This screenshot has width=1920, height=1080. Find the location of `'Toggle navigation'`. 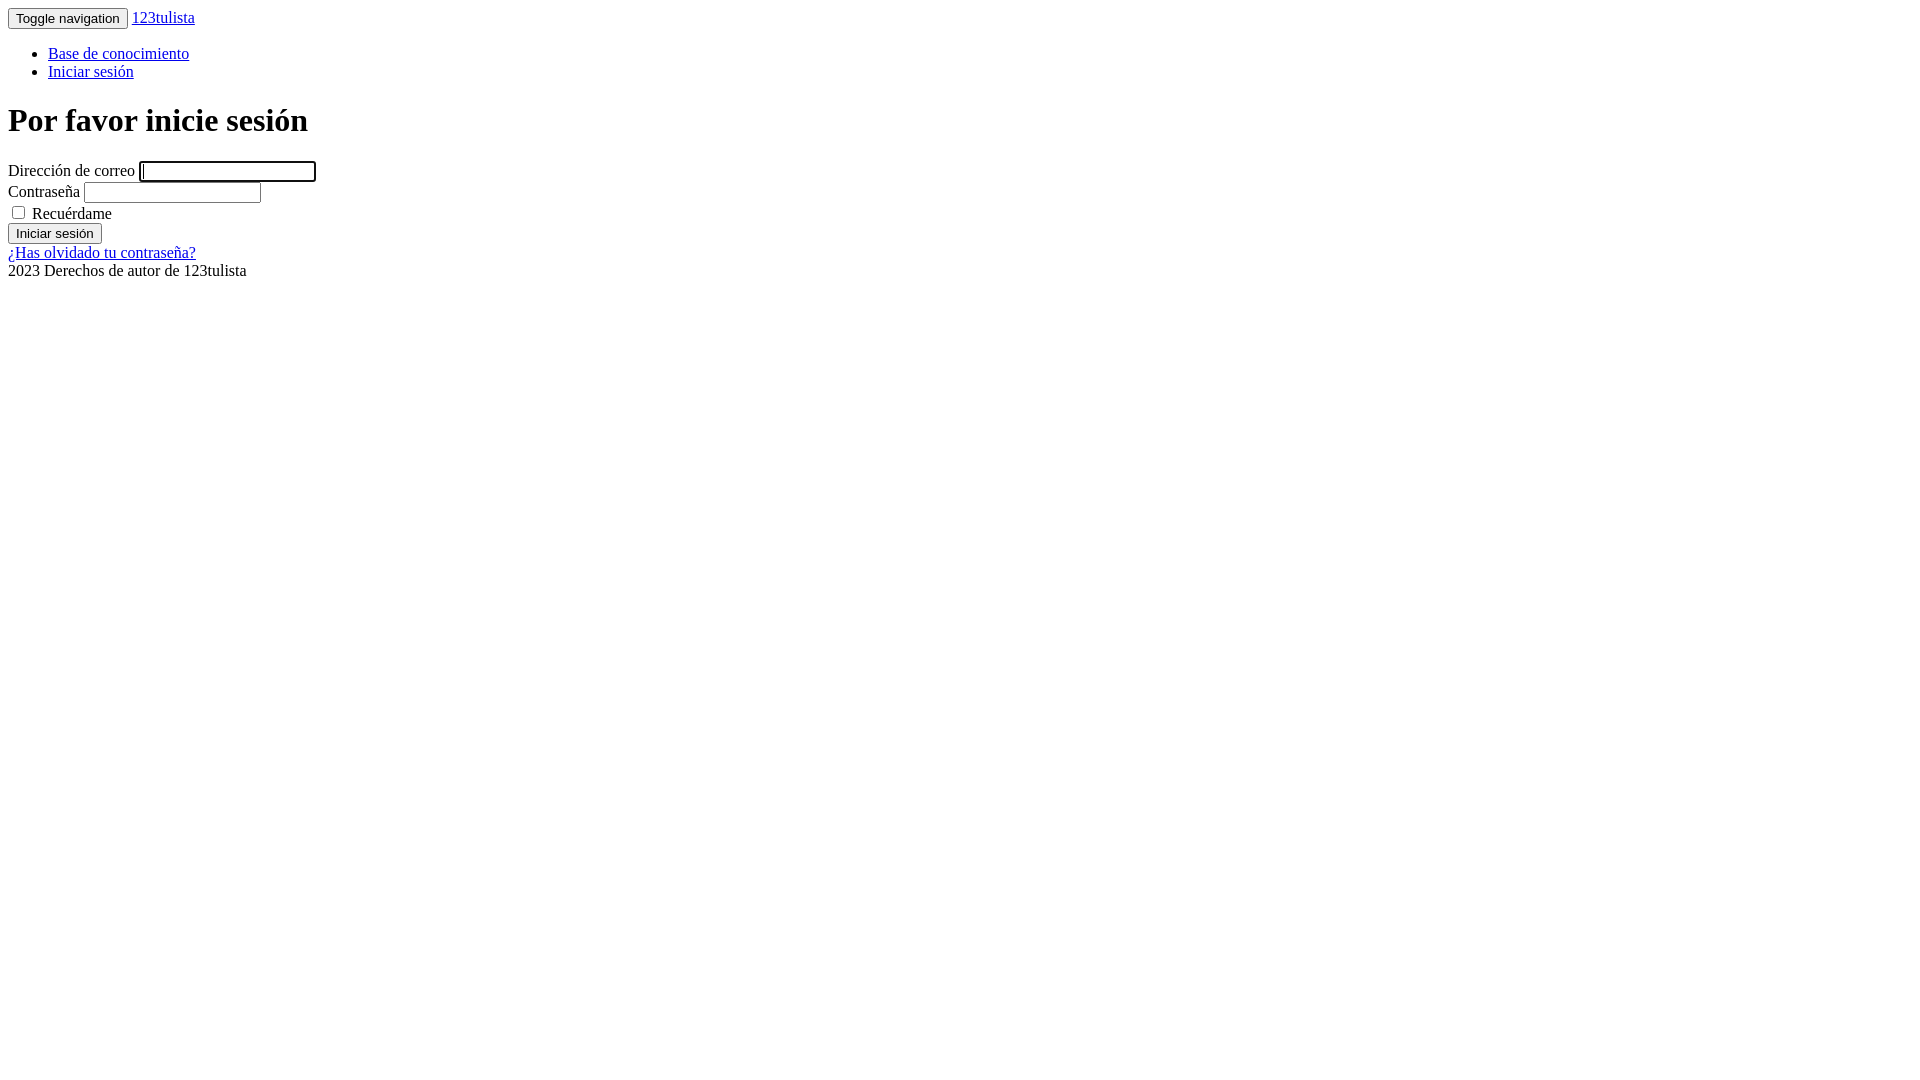

'Toggle navigation' is located at coordinates (67, 18).